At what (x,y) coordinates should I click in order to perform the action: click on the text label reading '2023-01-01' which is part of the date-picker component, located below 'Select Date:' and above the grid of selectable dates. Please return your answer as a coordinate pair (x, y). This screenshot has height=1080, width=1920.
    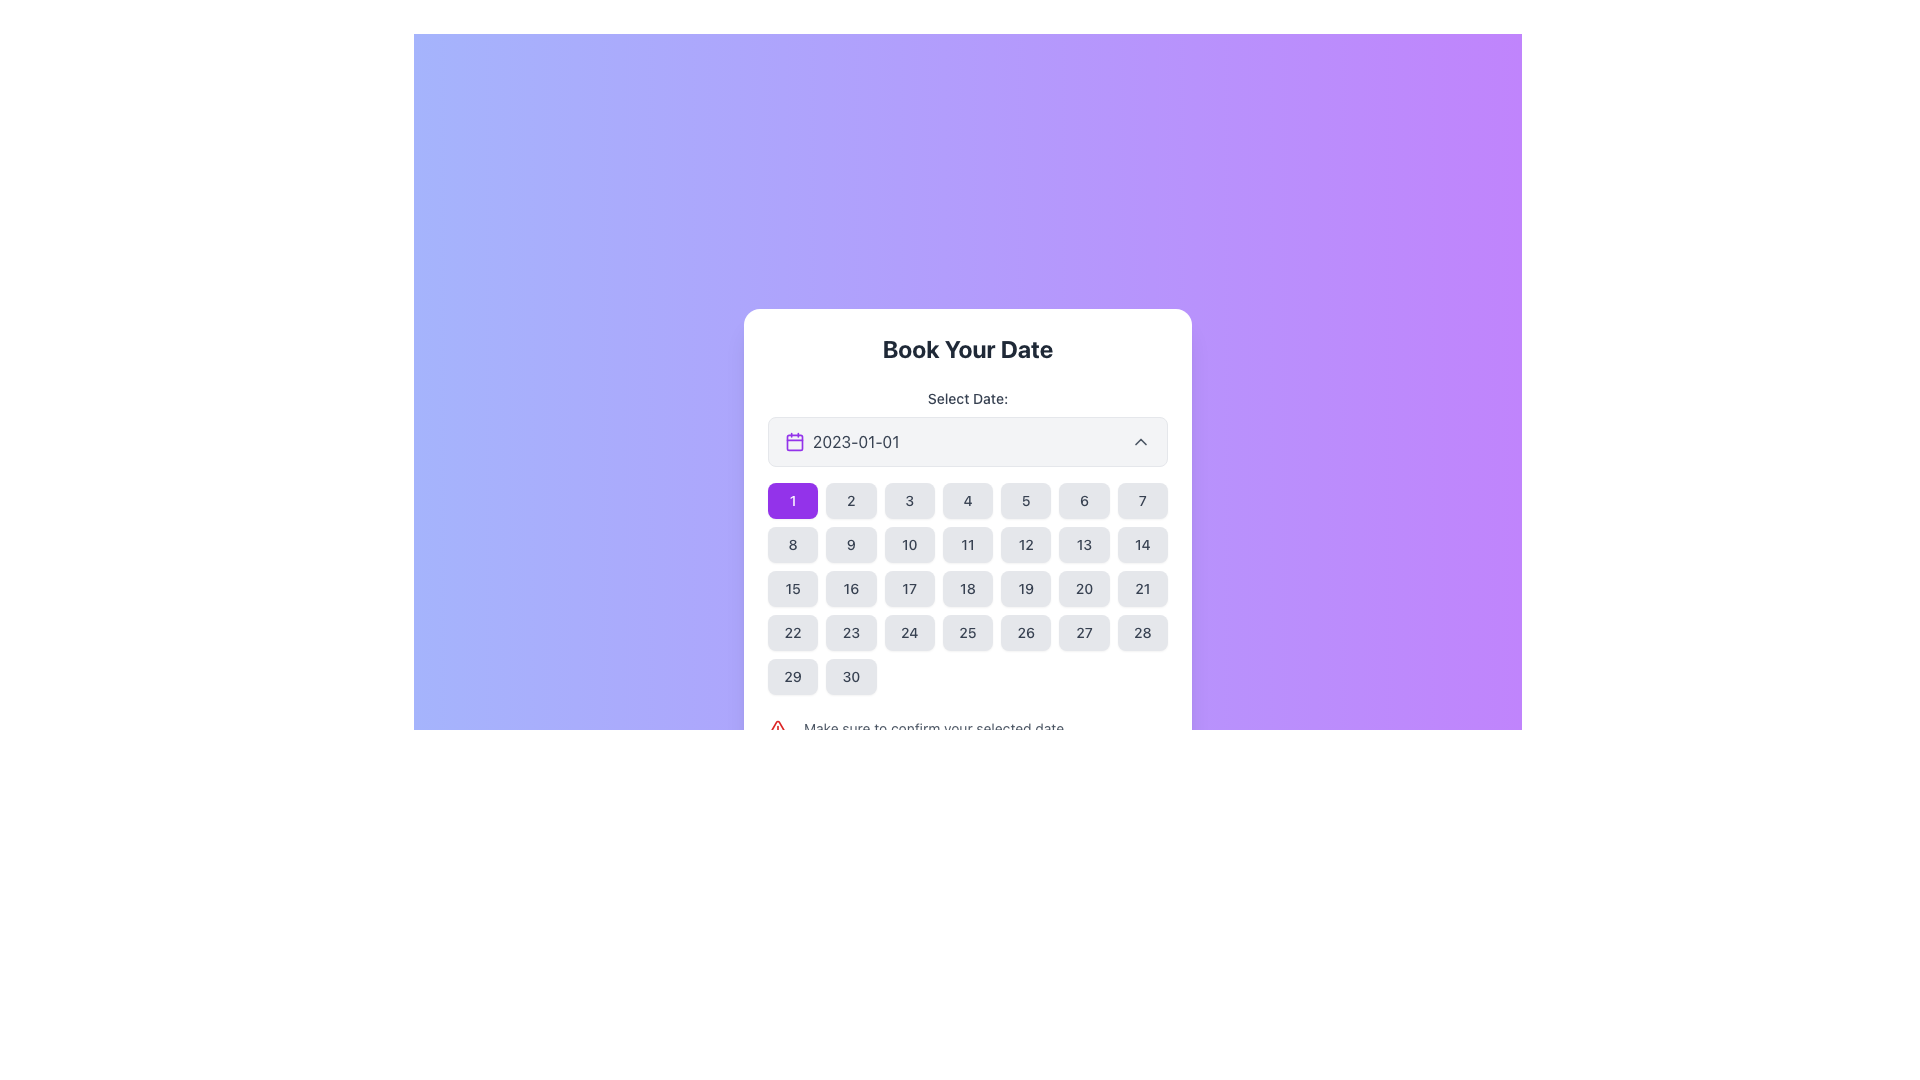
    Looking at the image, I should click on (856, 441).